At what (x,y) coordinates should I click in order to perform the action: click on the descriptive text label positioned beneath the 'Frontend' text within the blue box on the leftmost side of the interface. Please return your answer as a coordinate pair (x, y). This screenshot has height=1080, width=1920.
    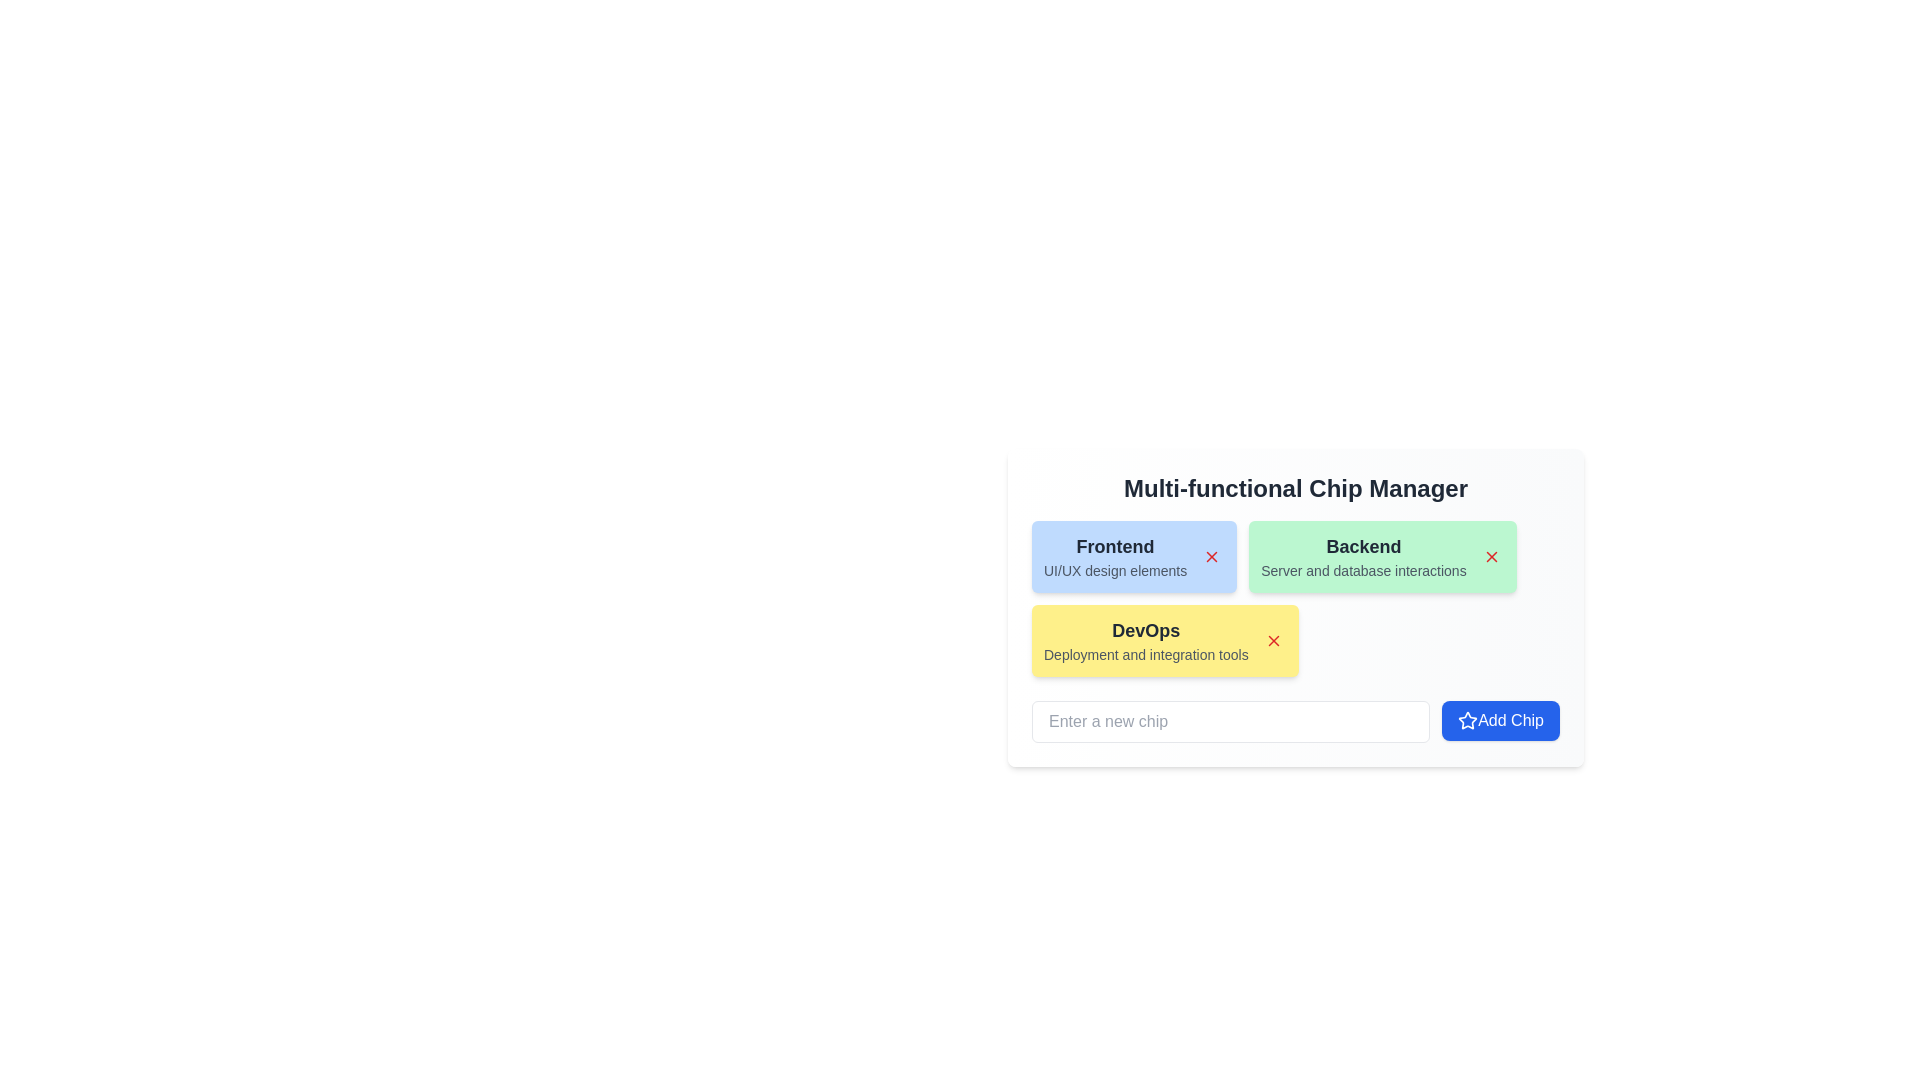
    Looking at the image, I should click on (1114, 570).